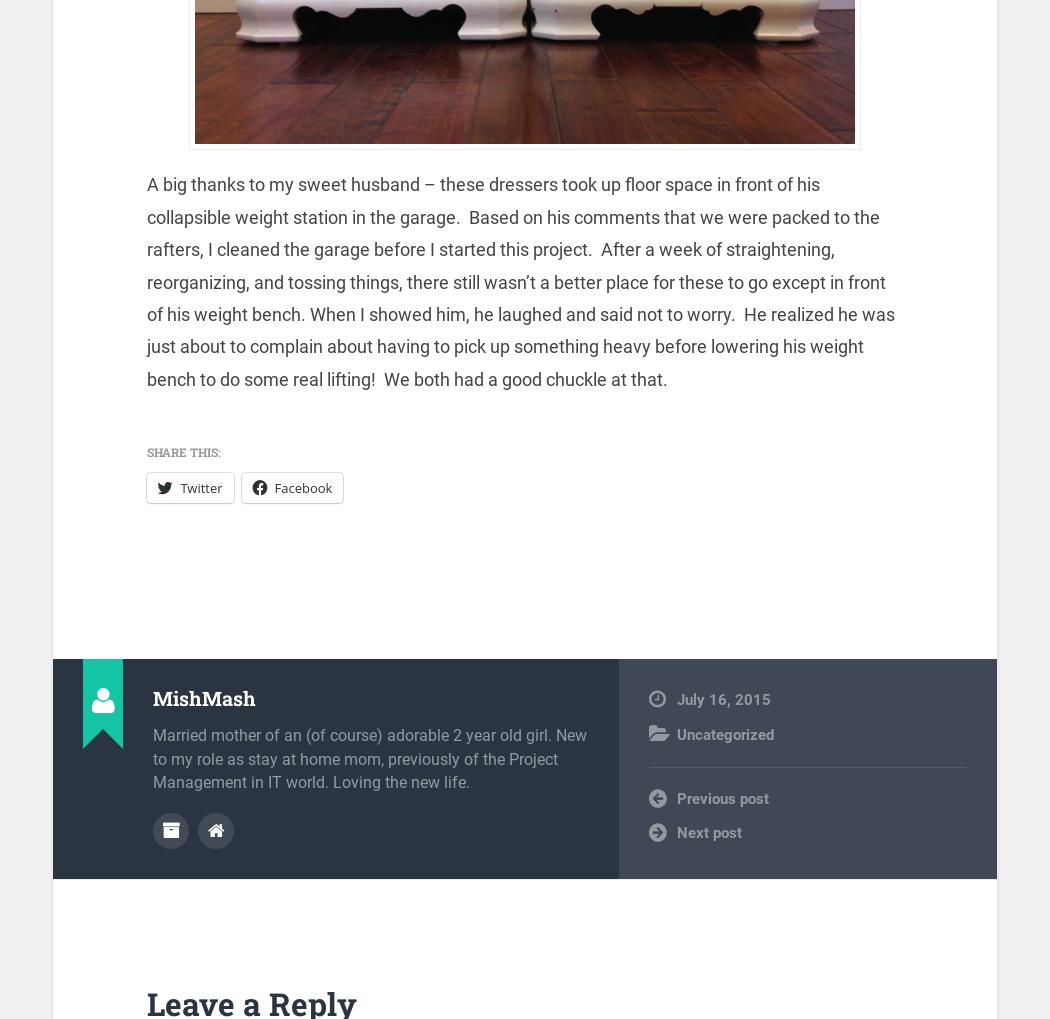 Image resolution: width=1050 pixels, height=1019 pixels. I want to click on 'Previous post', so click(722, 797).